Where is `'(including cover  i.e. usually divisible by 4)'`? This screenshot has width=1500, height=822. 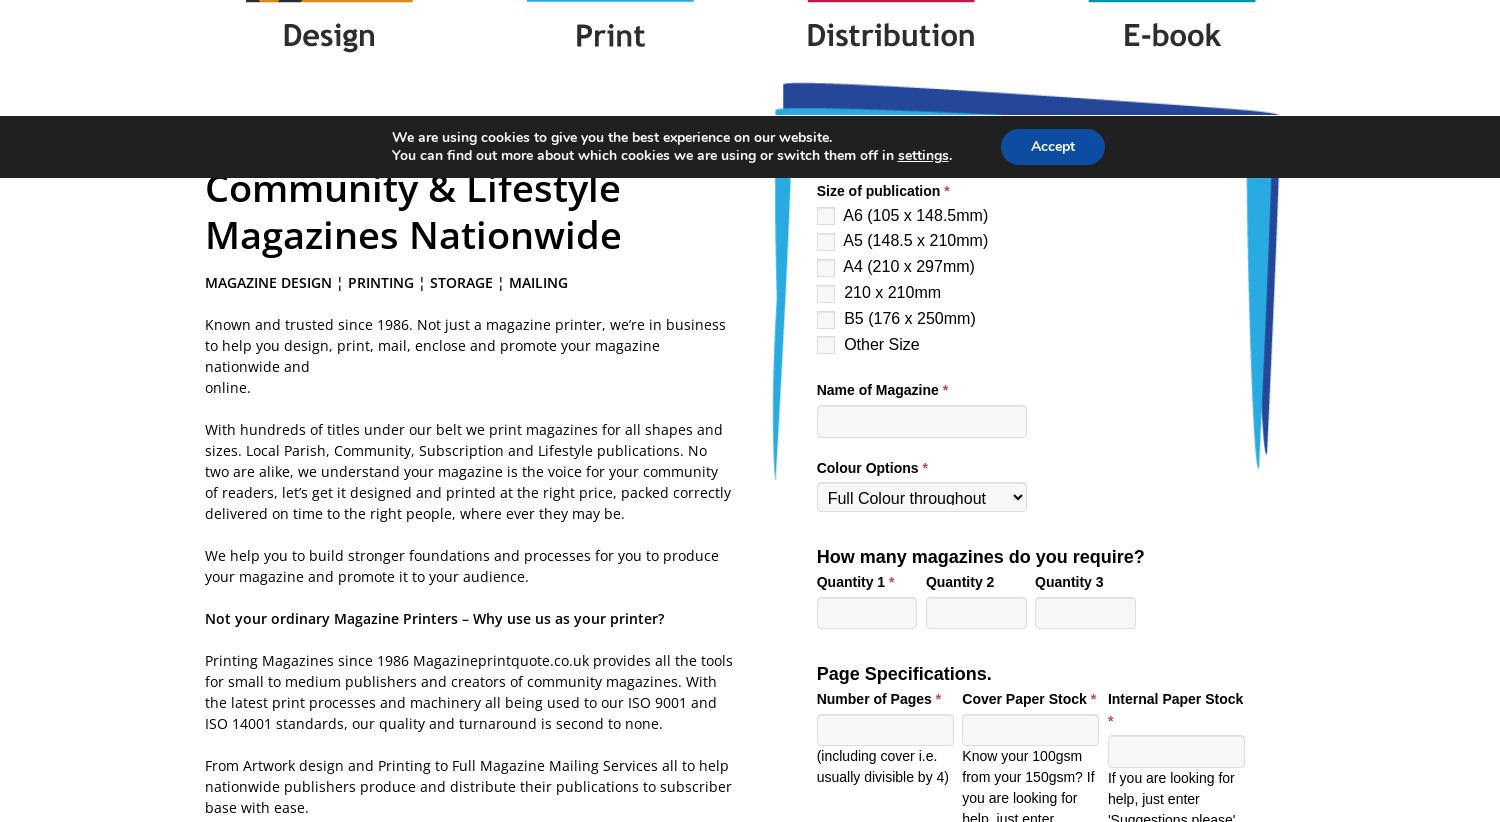
'(including cover  i.e. usually divisible by 4)' is located at coordinates (882, 765).